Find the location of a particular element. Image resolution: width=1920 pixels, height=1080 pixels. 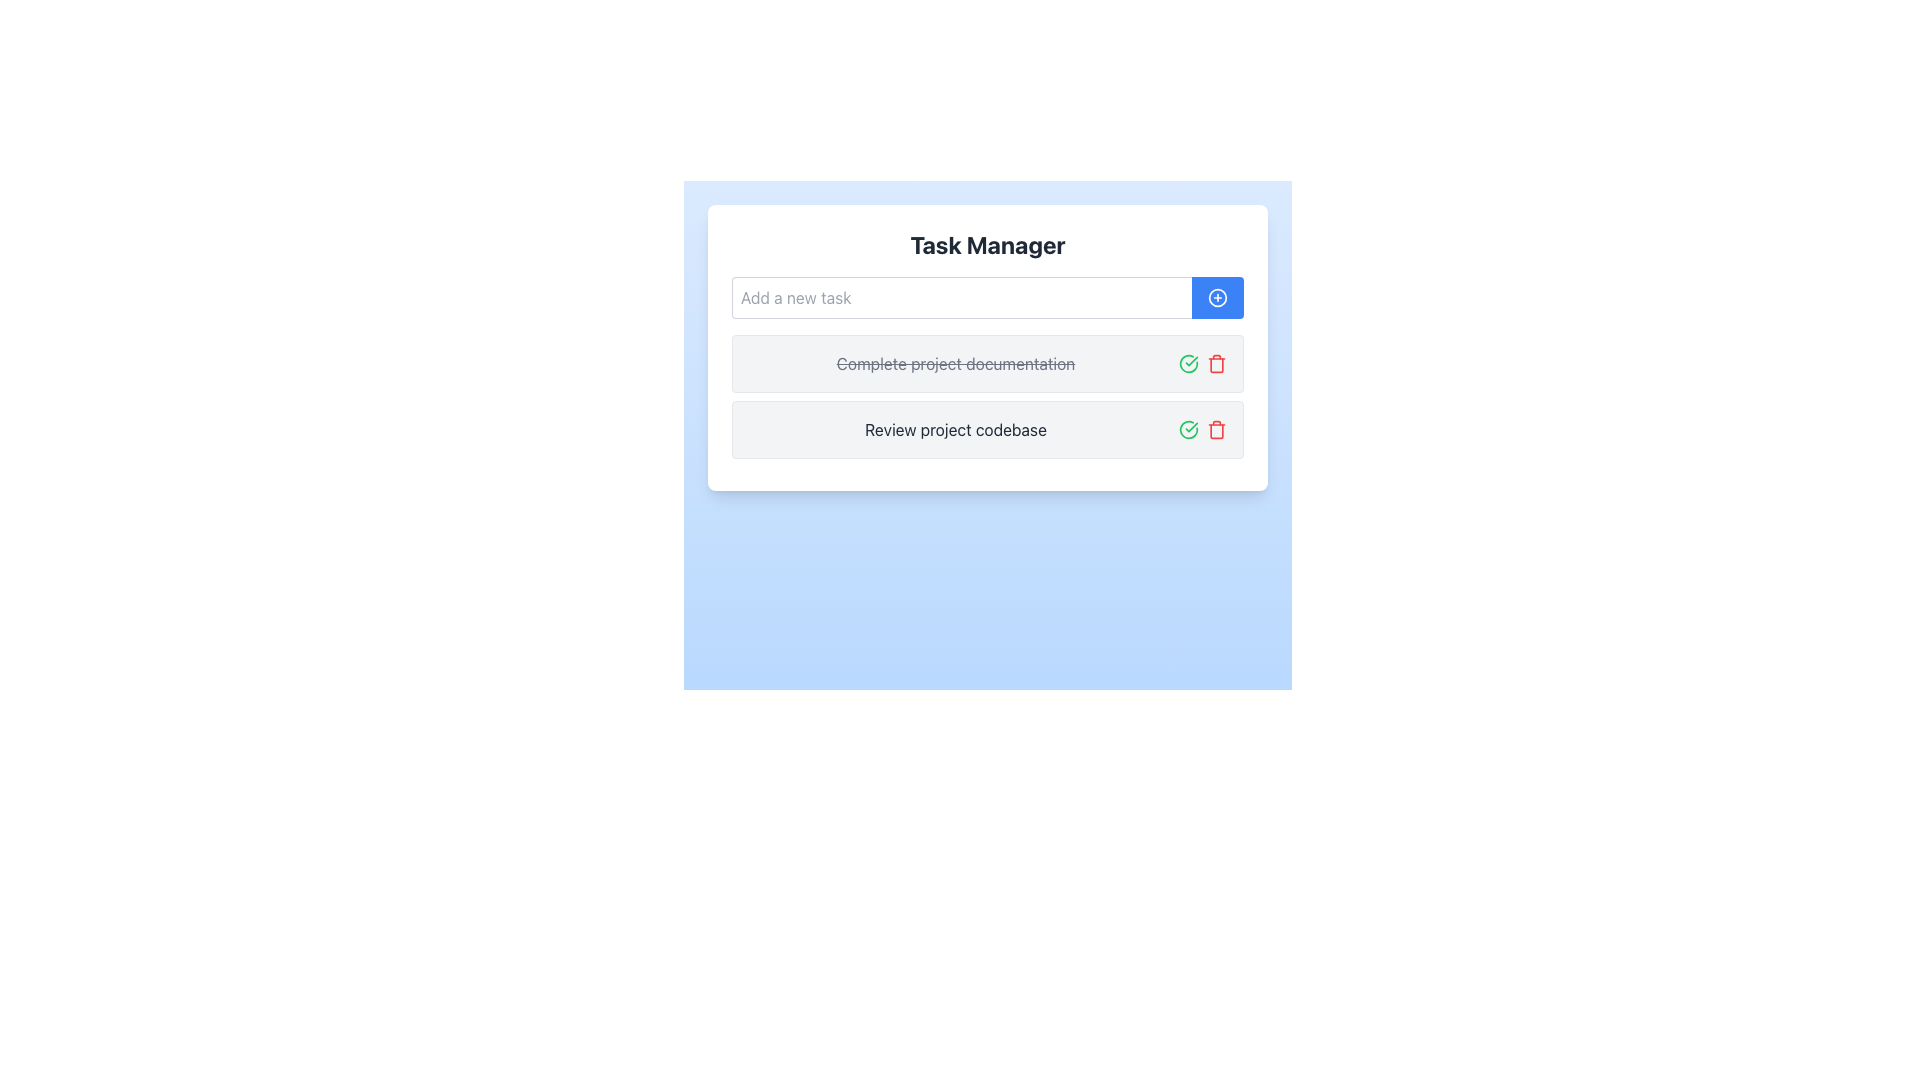

the icon-based button within the blue button on the right side of the input field labeled 'Add a new task' is located at coordinates (1217, 297).